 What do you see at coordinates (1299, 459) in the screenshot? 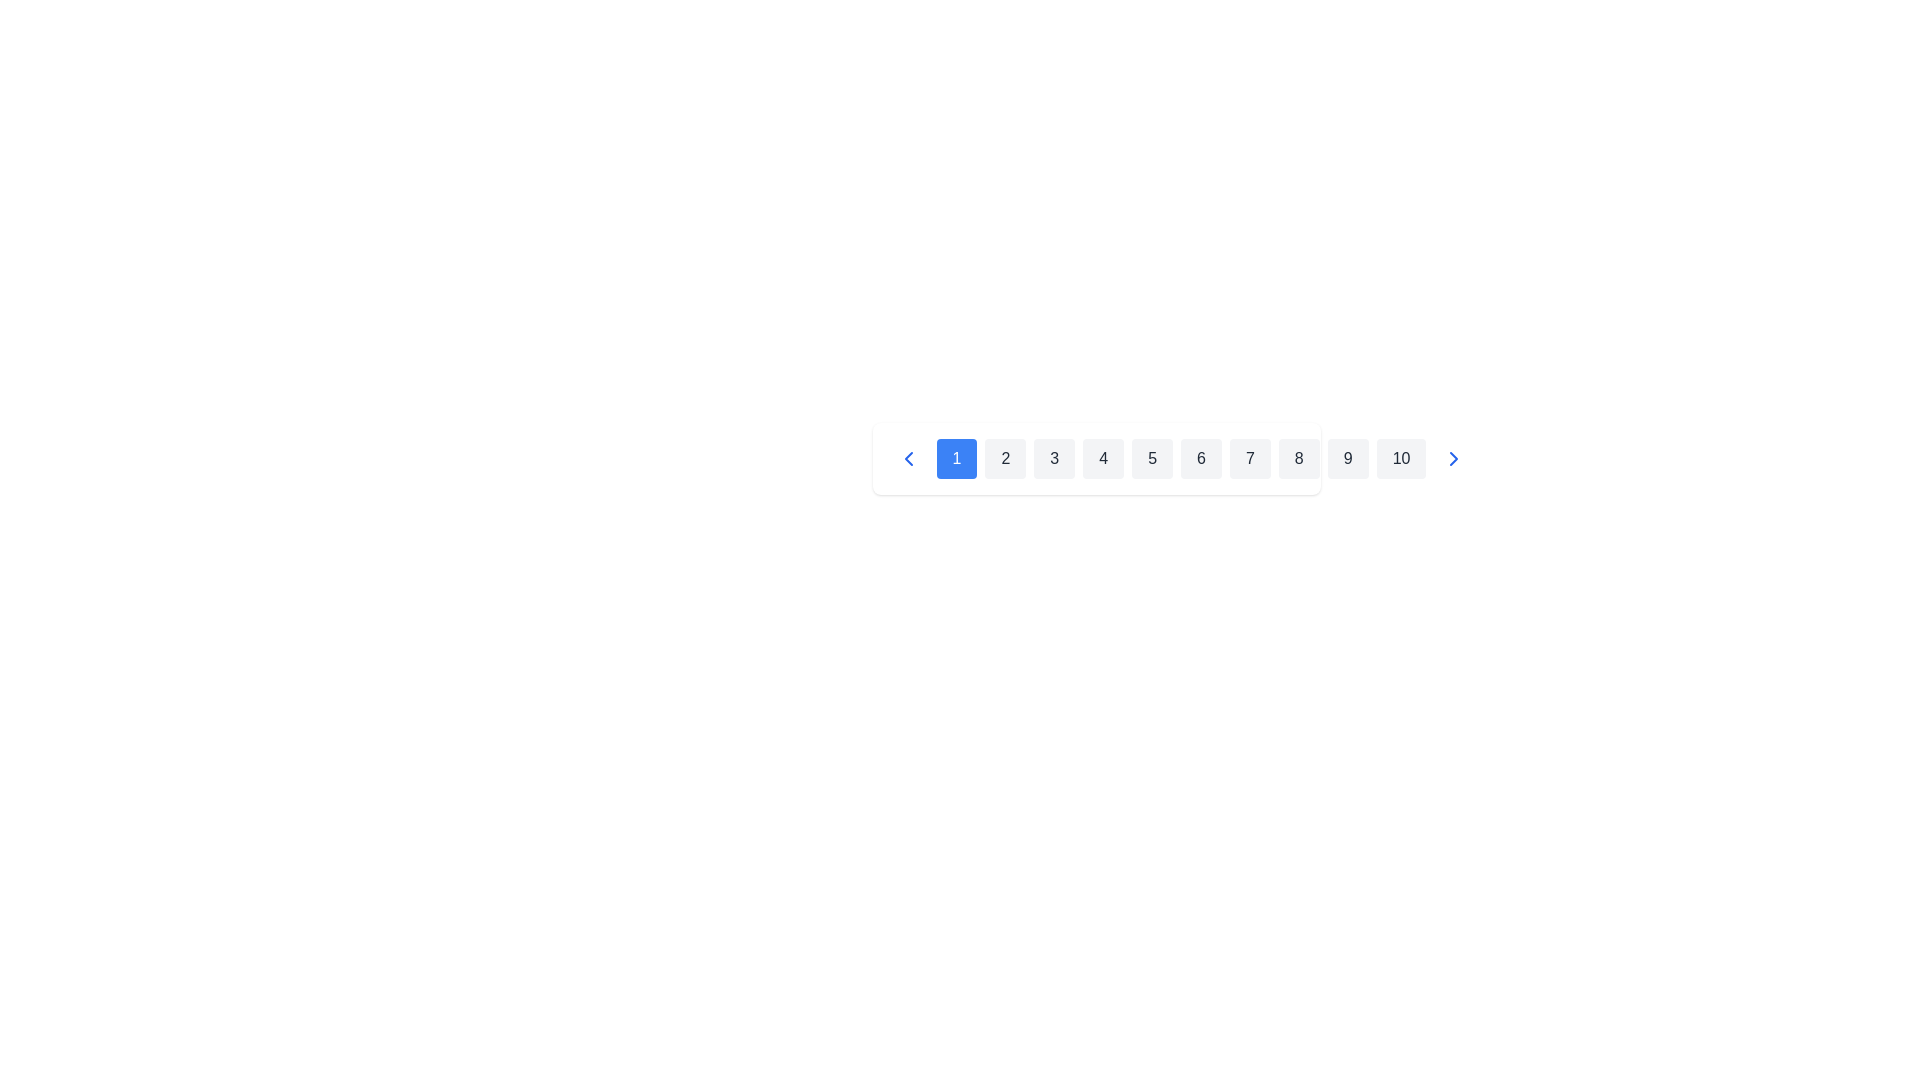
I see `the eighth button in the horizontal navigation bar, which is styled with rounded corners and has the text '8' in dark gray` at bounding box center [1299, 459].